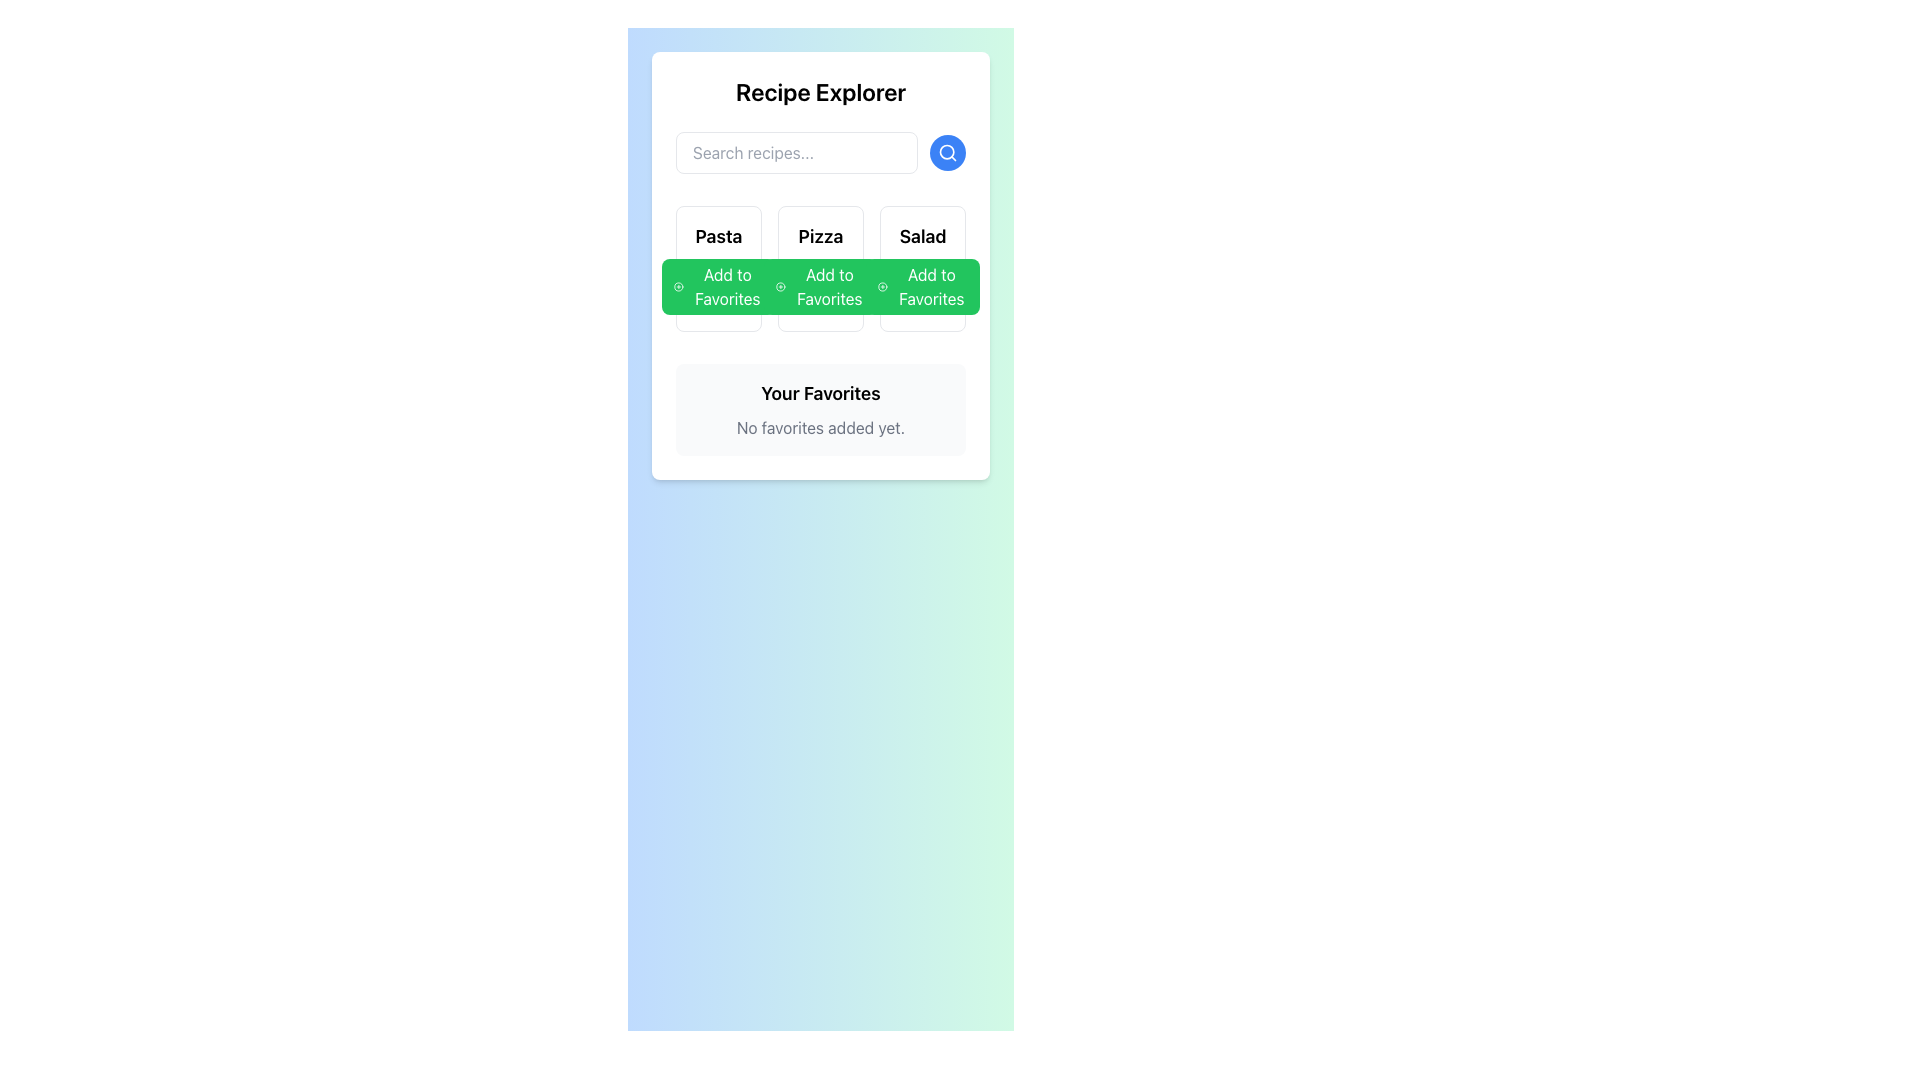 Image resolution: width=1920 pixels, height=1080 pixels. I want to click on the 'Add to Favorites' button located at the bottom of the 'Salad' card, so click(921, 286).